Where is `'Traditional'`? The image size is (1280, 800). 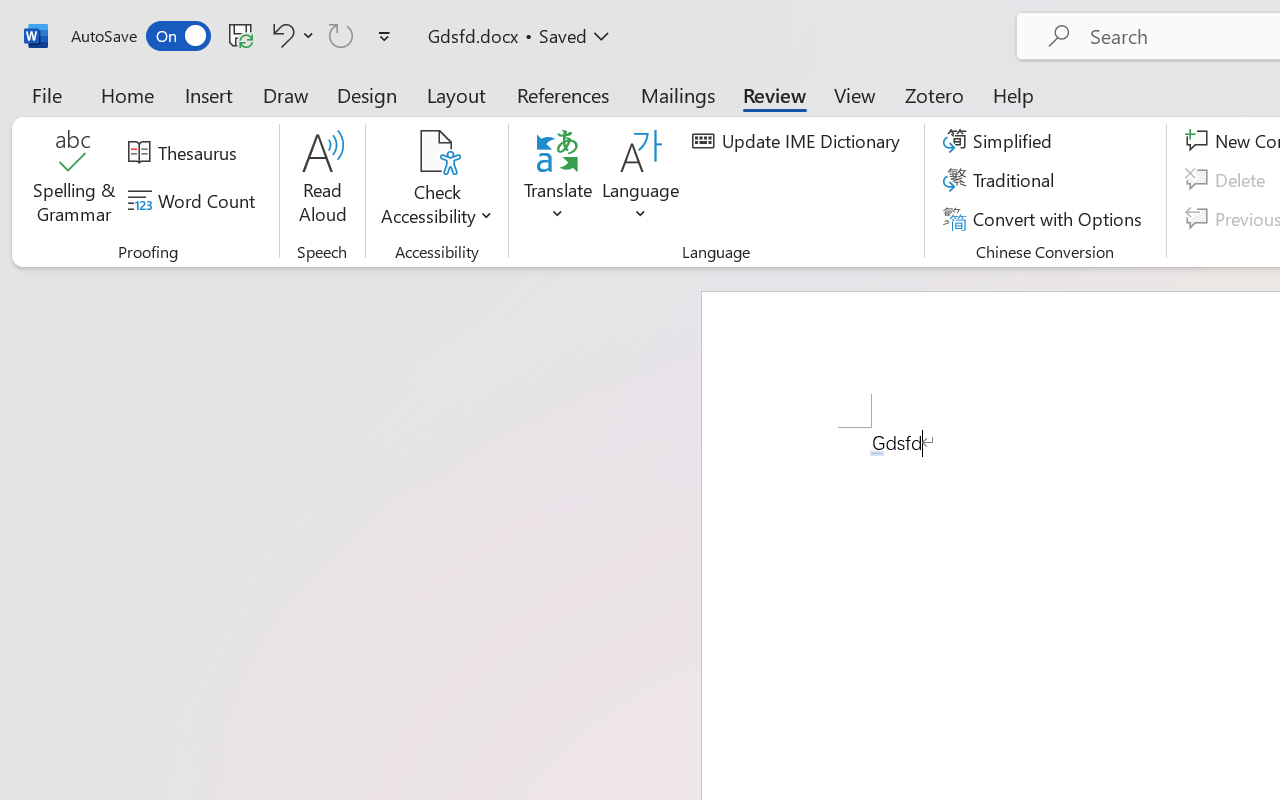
'Traditional' is located at coordinates (1002, 179).